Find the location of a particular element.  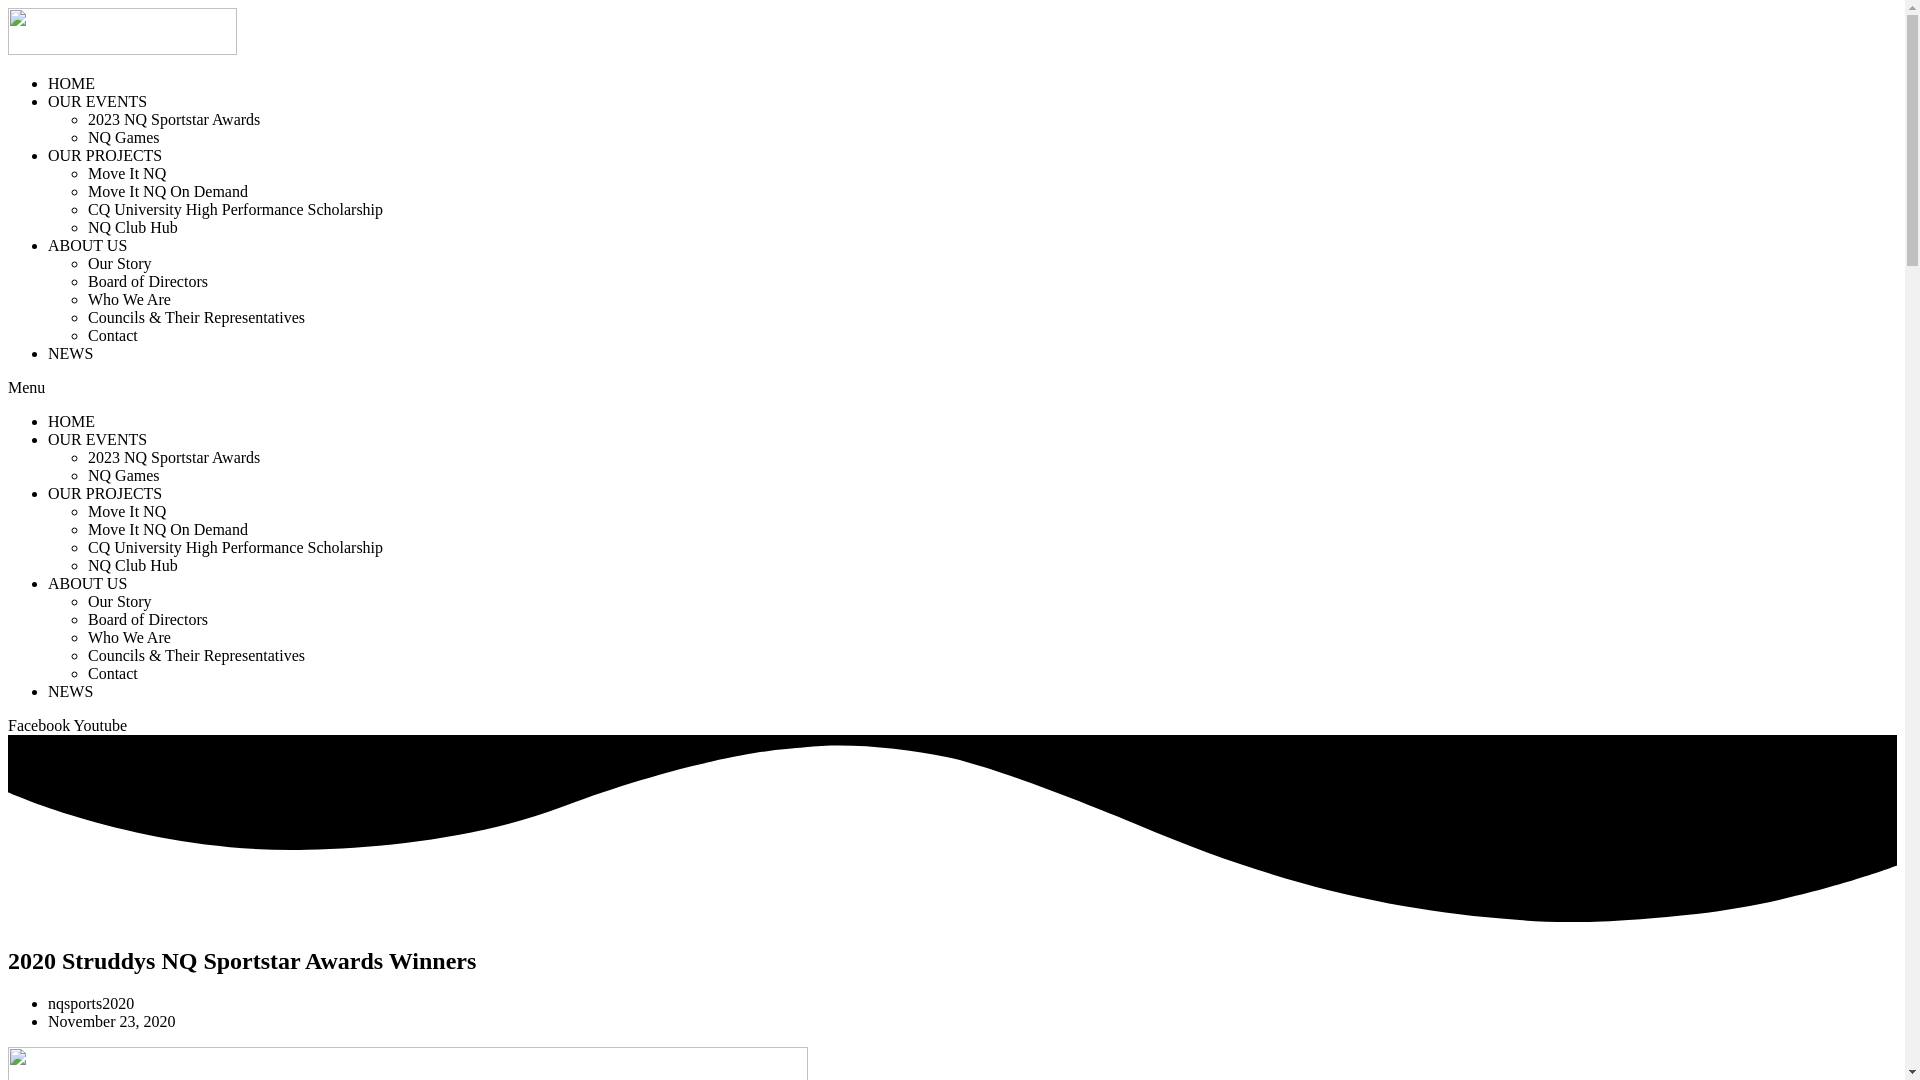

'November 23, 2020' is located at coordinates (110, 1021).